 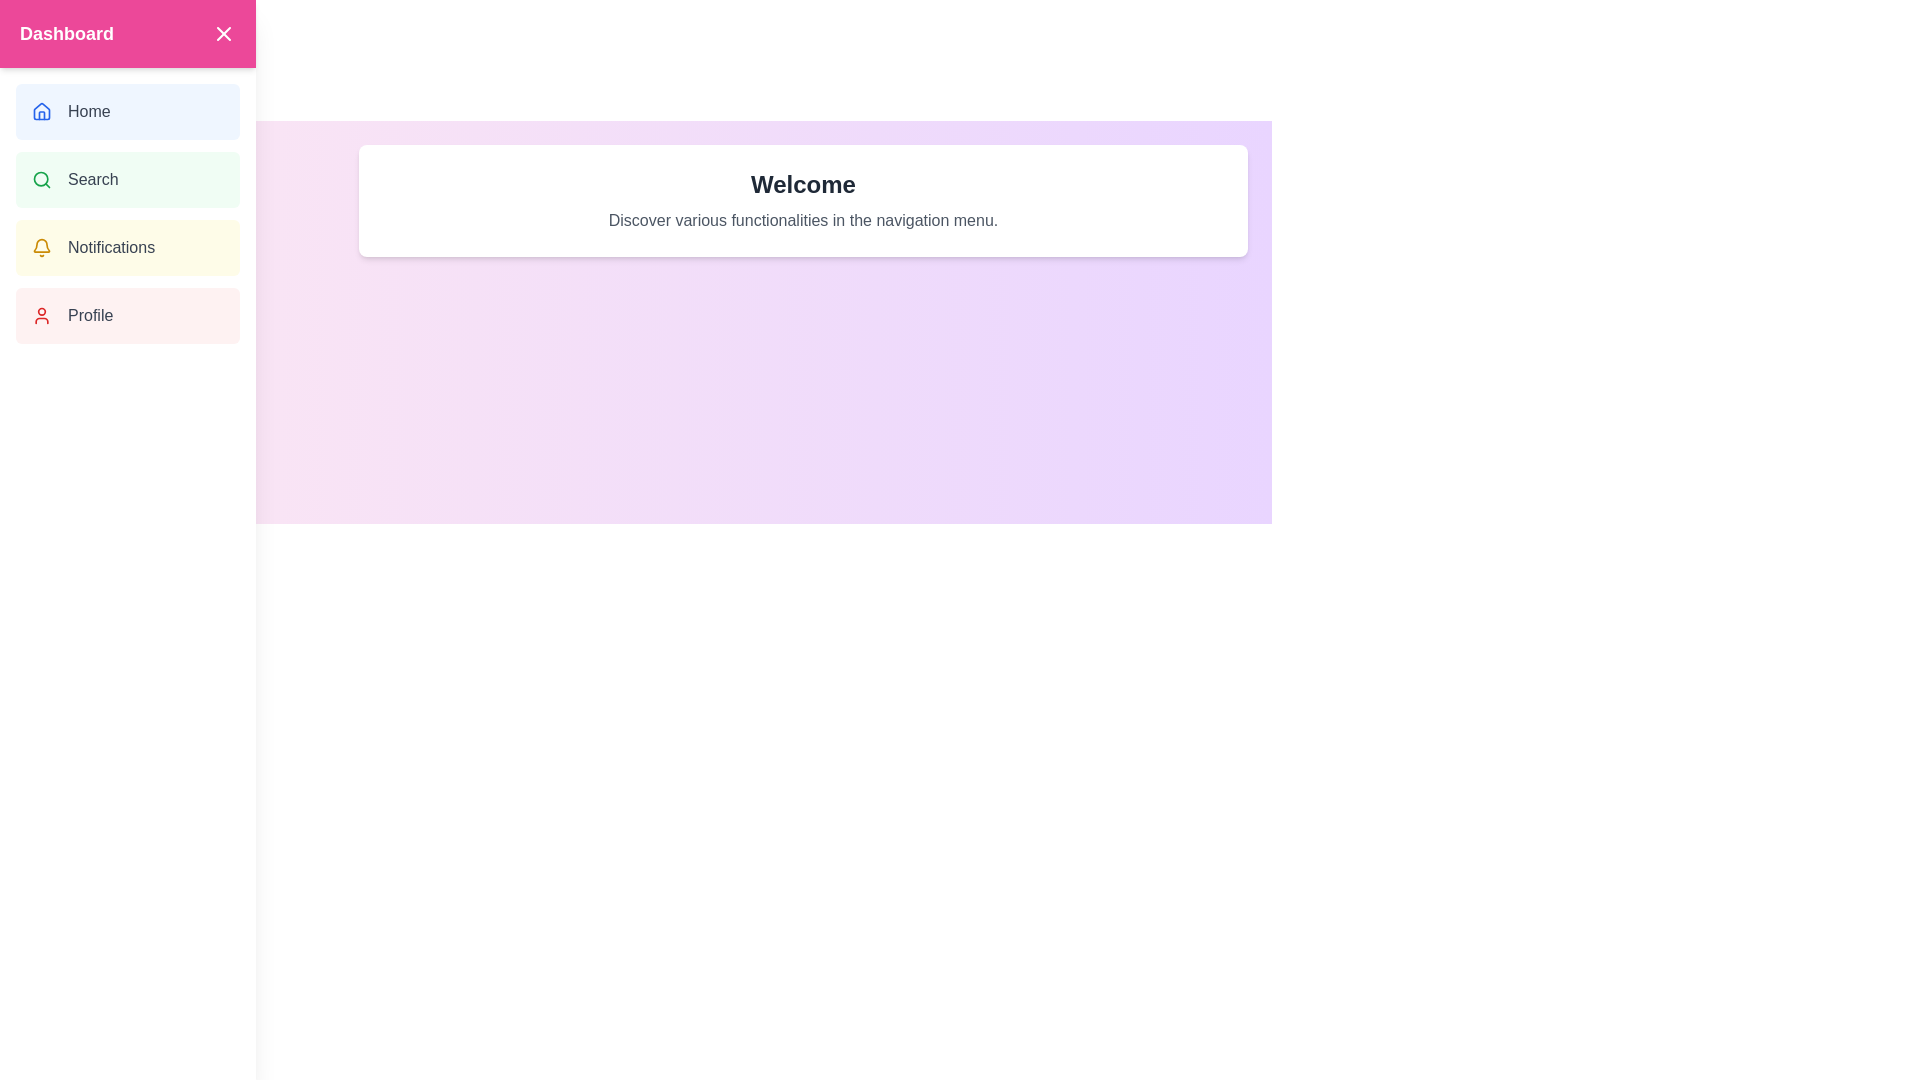 What do you see at coordinates (42, 111) in the screenshot?
I see `the small blue house-shaped SVG icon located on the 'Home' button in the vertical navigation sidebar to associate it with the 'Home' label functionality` at bounding box center [42, 111].